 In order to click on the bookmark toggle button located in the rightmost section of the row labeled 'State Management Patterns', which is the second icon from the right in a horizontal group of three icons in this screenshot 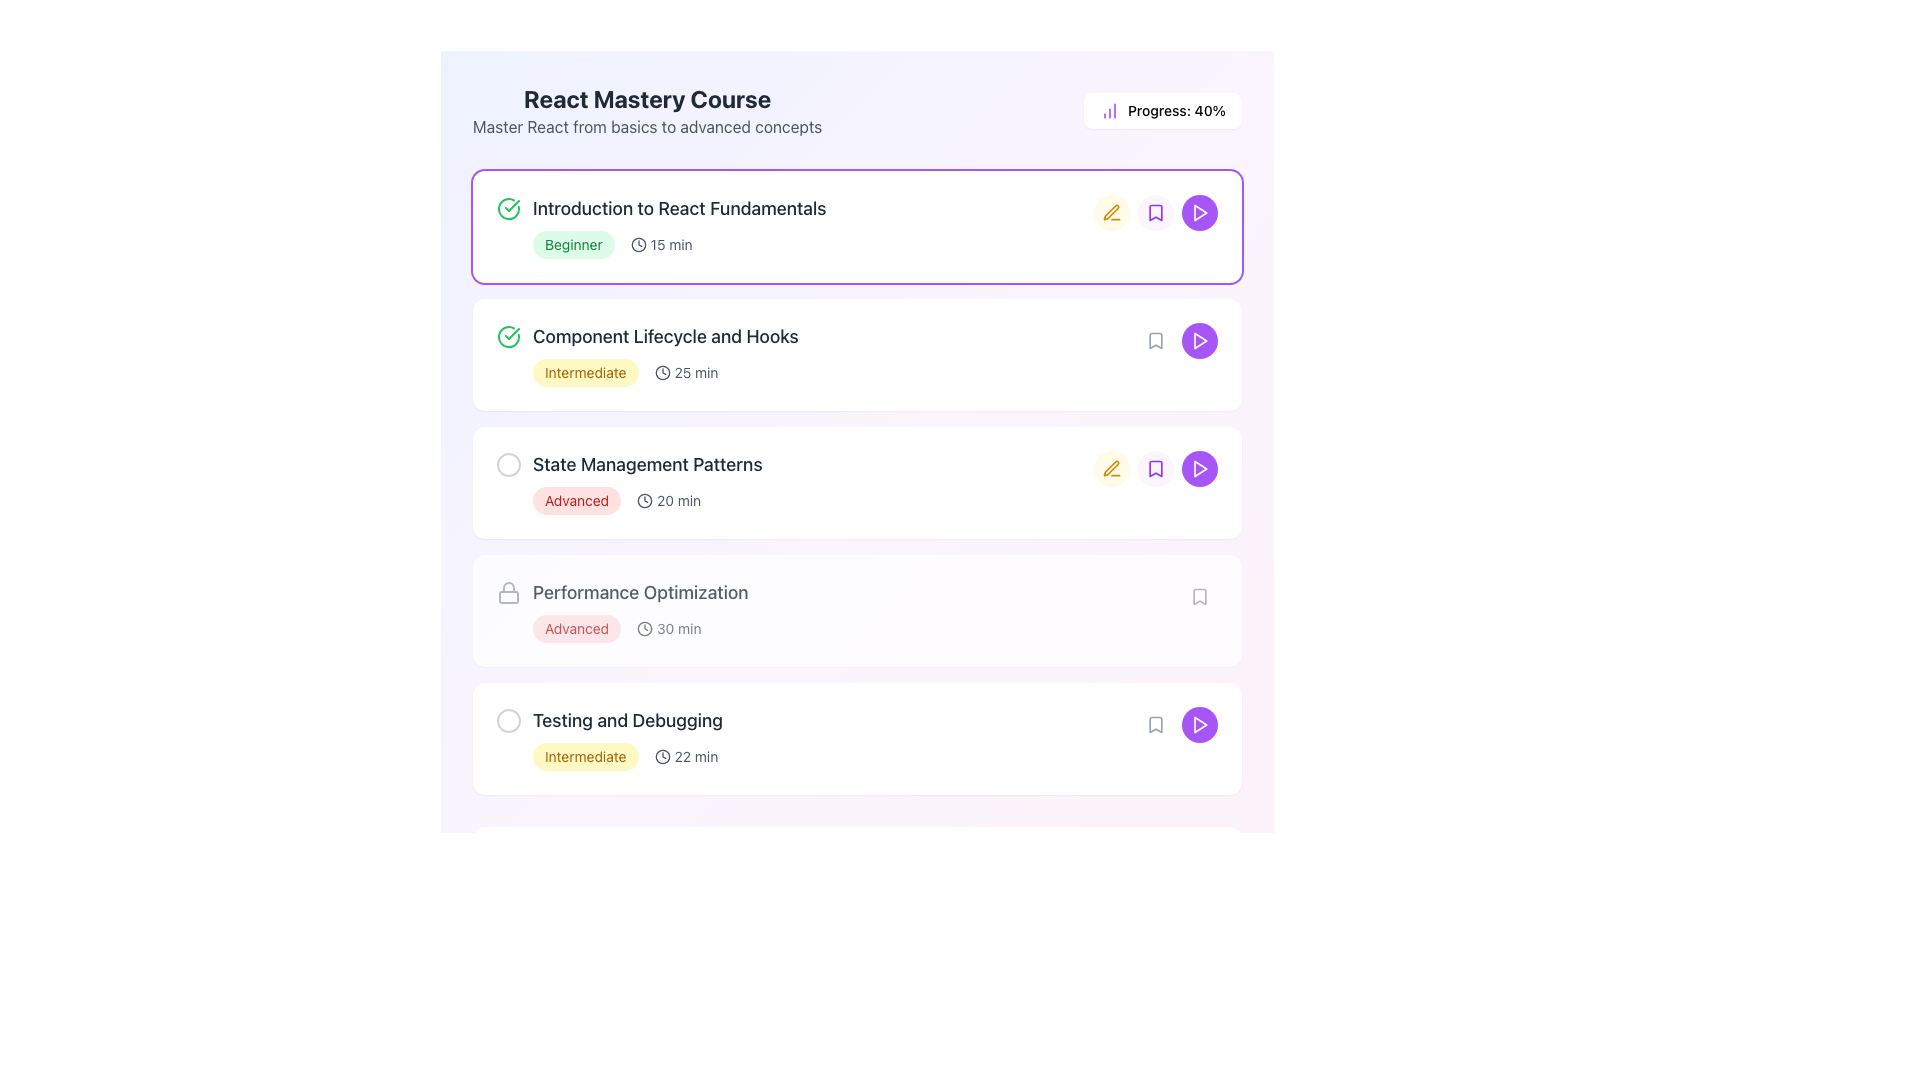, I will do `click(1156, 469)`.